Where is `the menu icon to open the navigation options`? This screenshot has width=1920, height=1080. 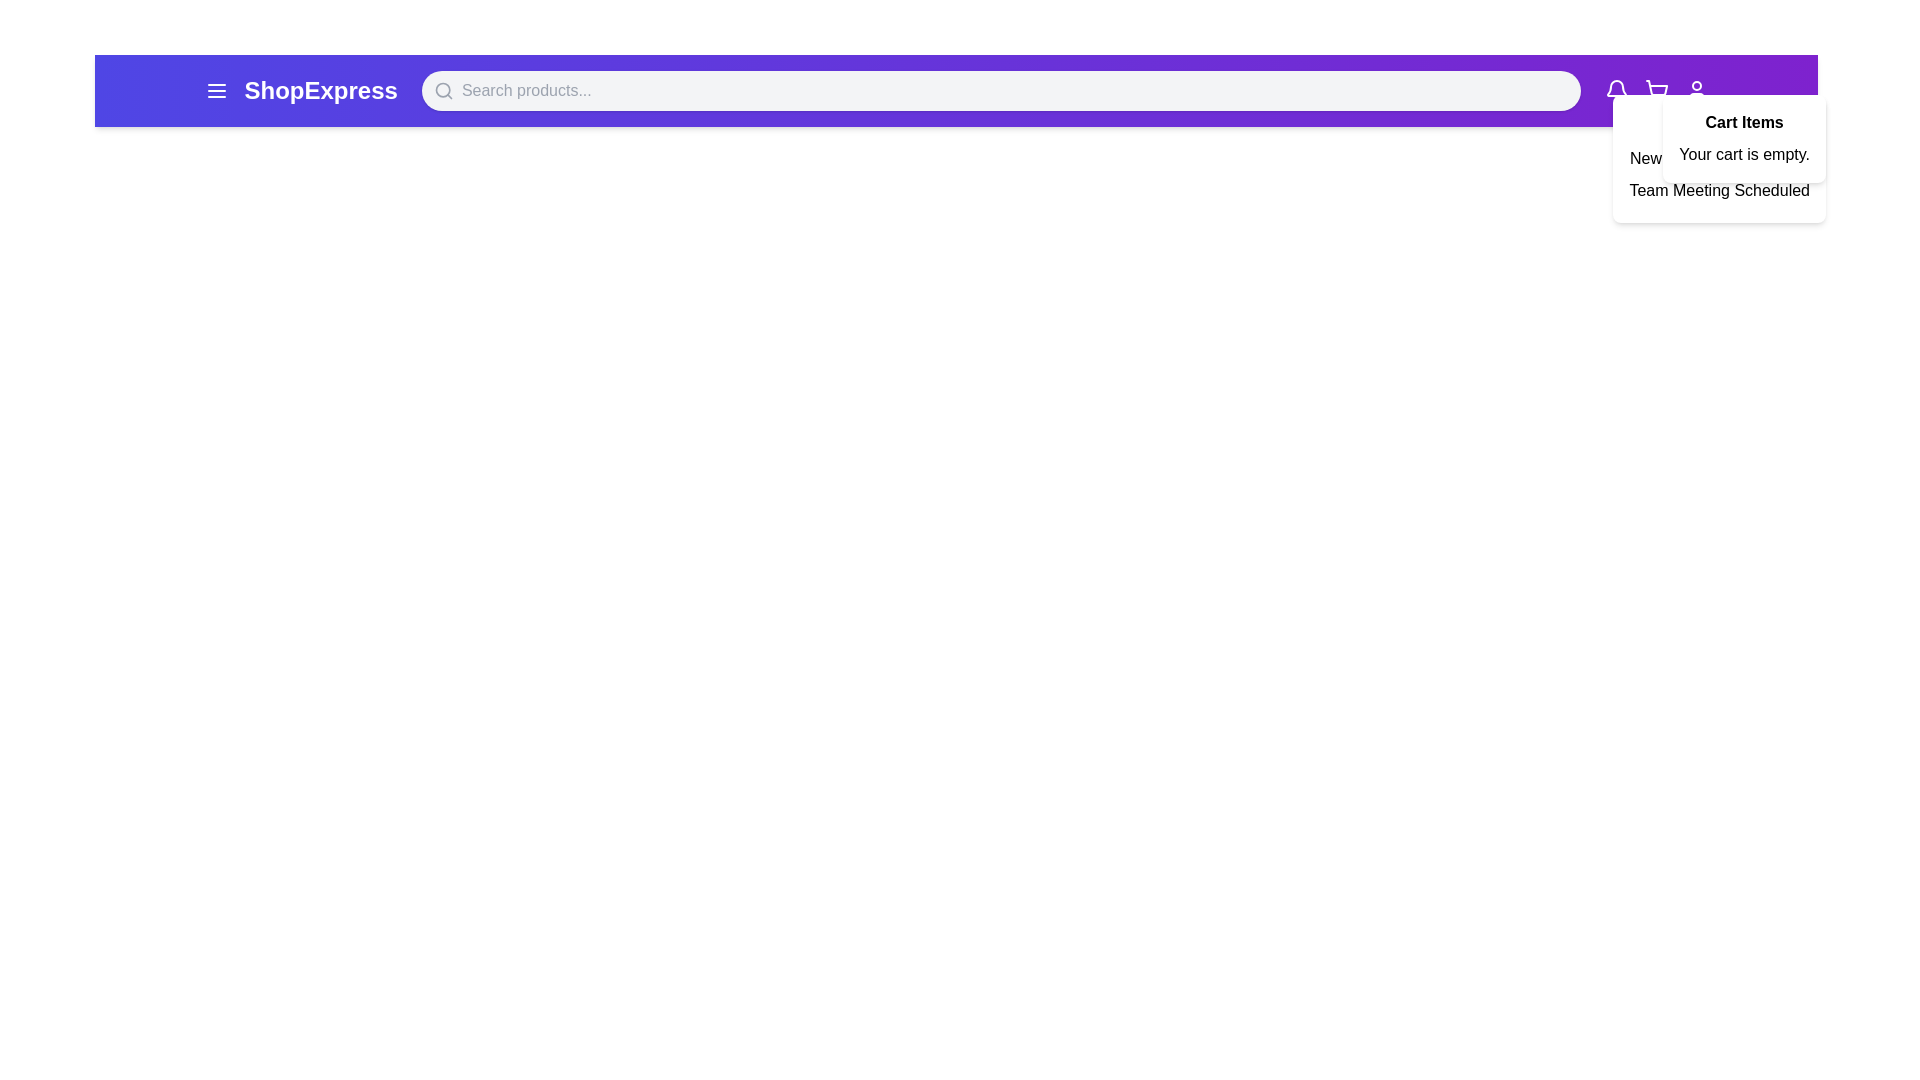
the menu icon to open the navigation options is located at coordinates (216, 91).